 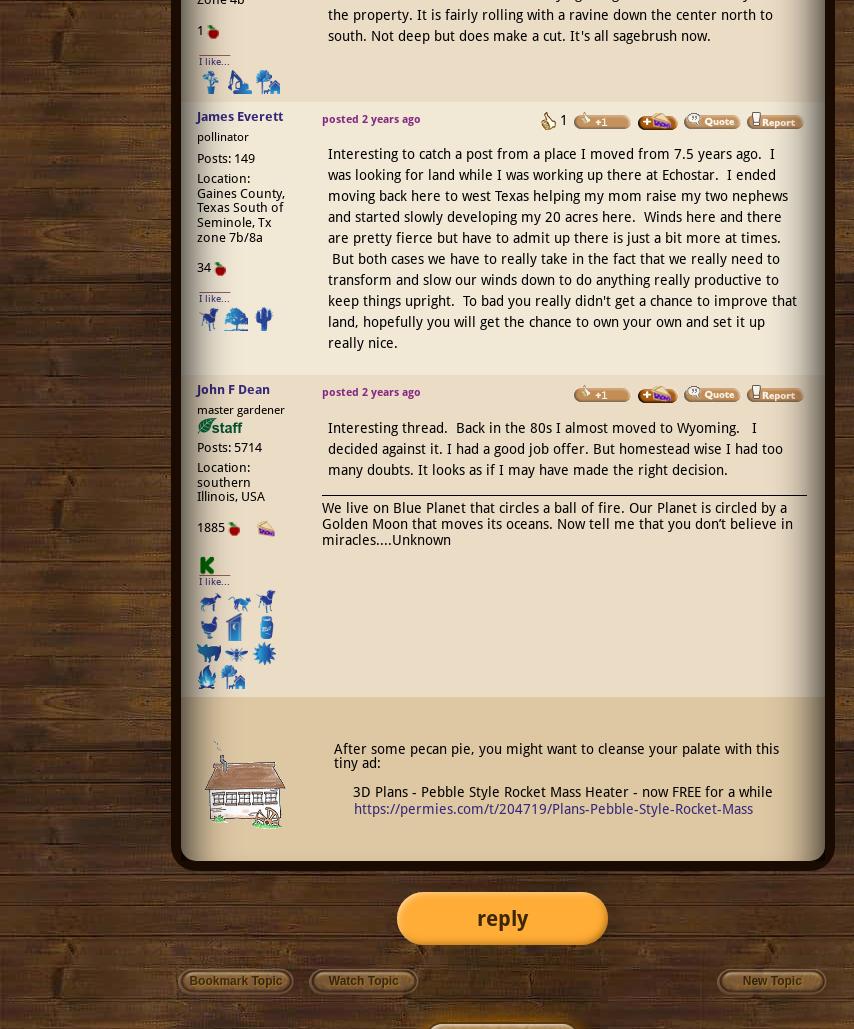 I want to click on 'Posts: 149', so click(x=225, y=158).